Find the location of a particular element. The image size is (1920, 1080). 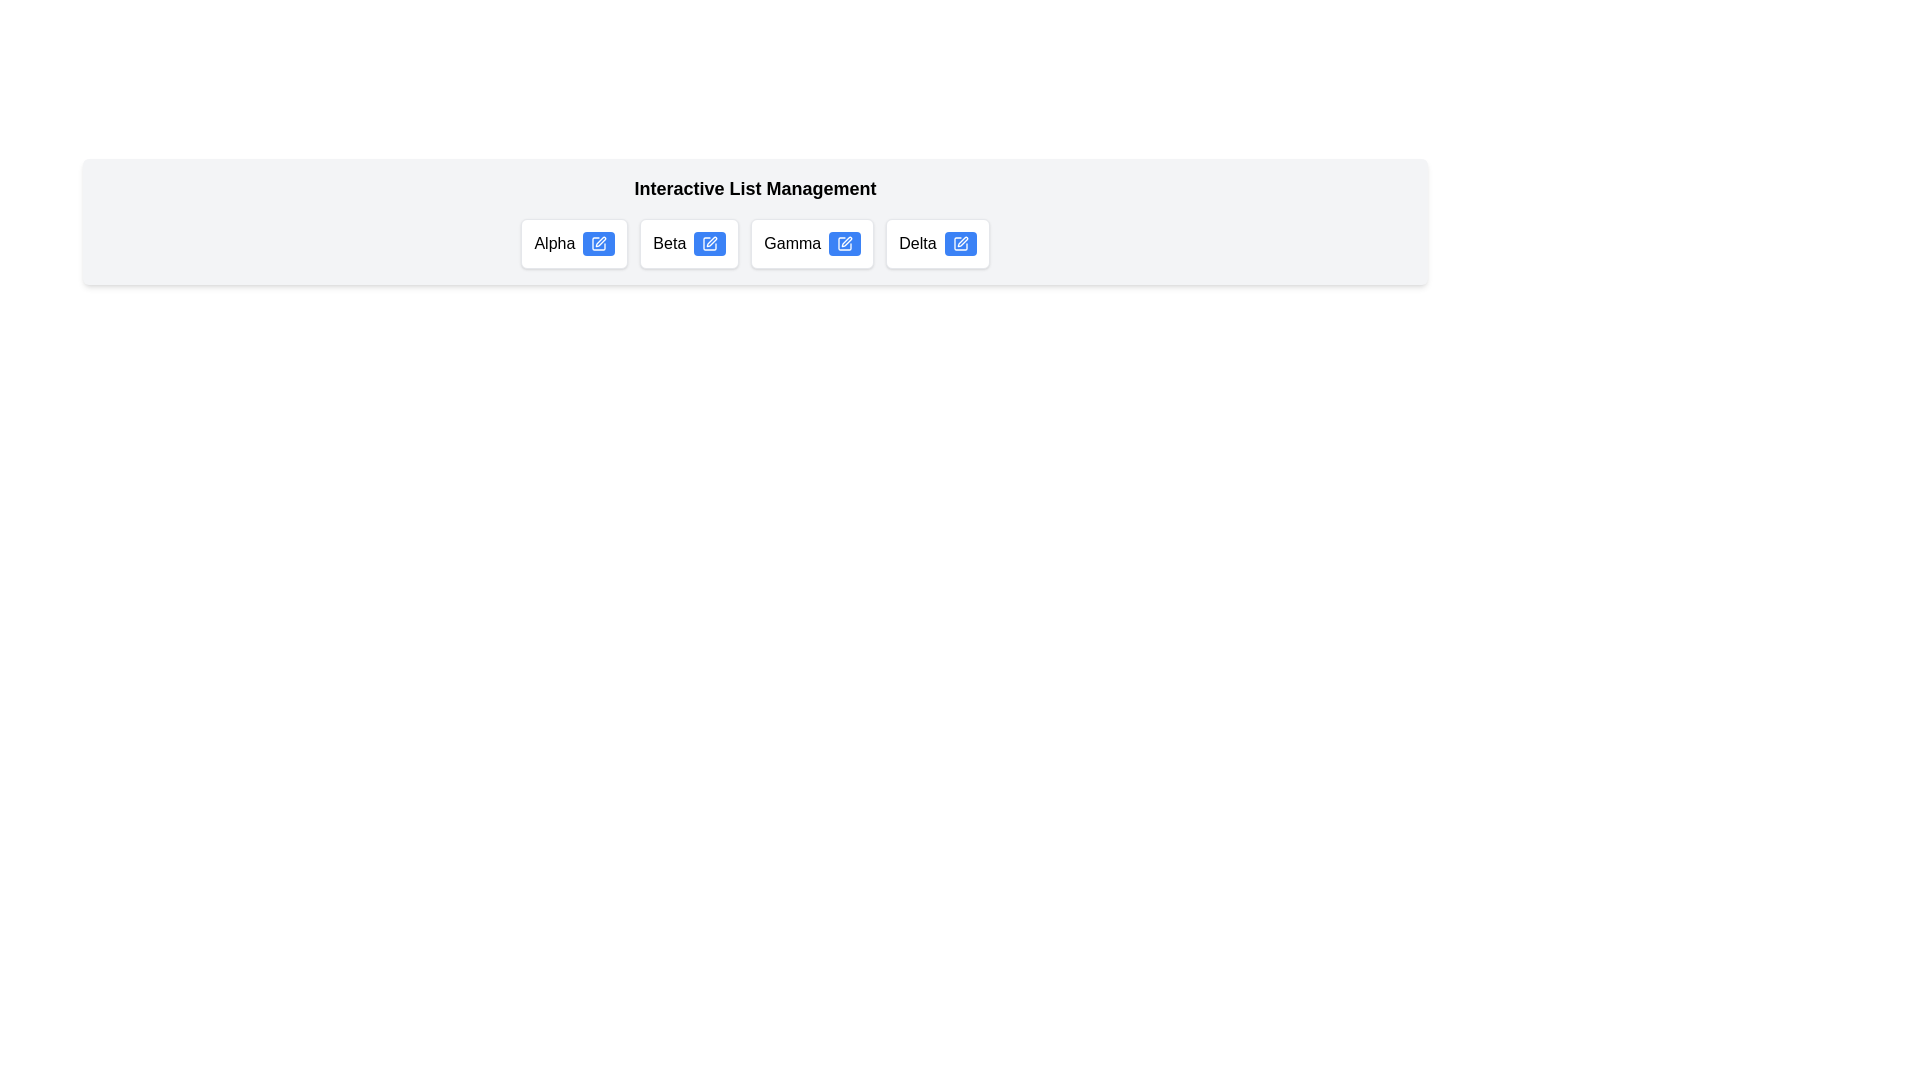

the small blue pen-like icon with a square and pen drawing within it, located in the third button labeled 'Gamma' is located at coordinates (845, 242).